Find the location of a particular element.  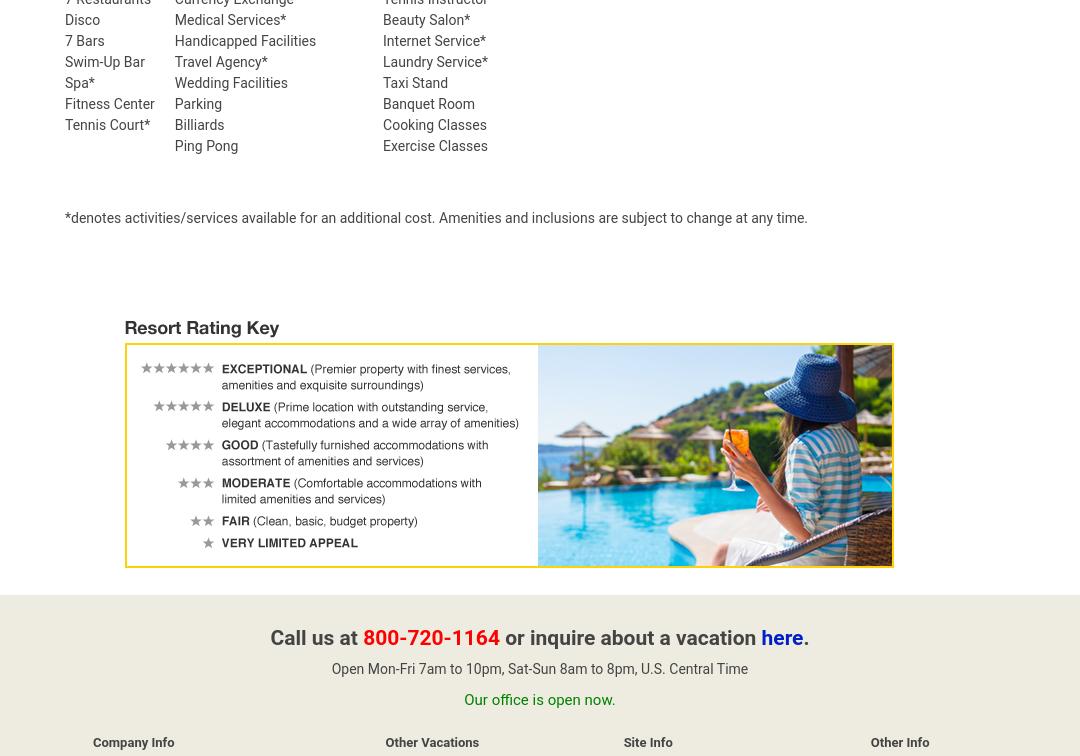

'Open Mon-Fri 7am to 10pm, Sat-Sun 8am to 8pm, U.S. Central Time' is located at coordinates (538, 668).